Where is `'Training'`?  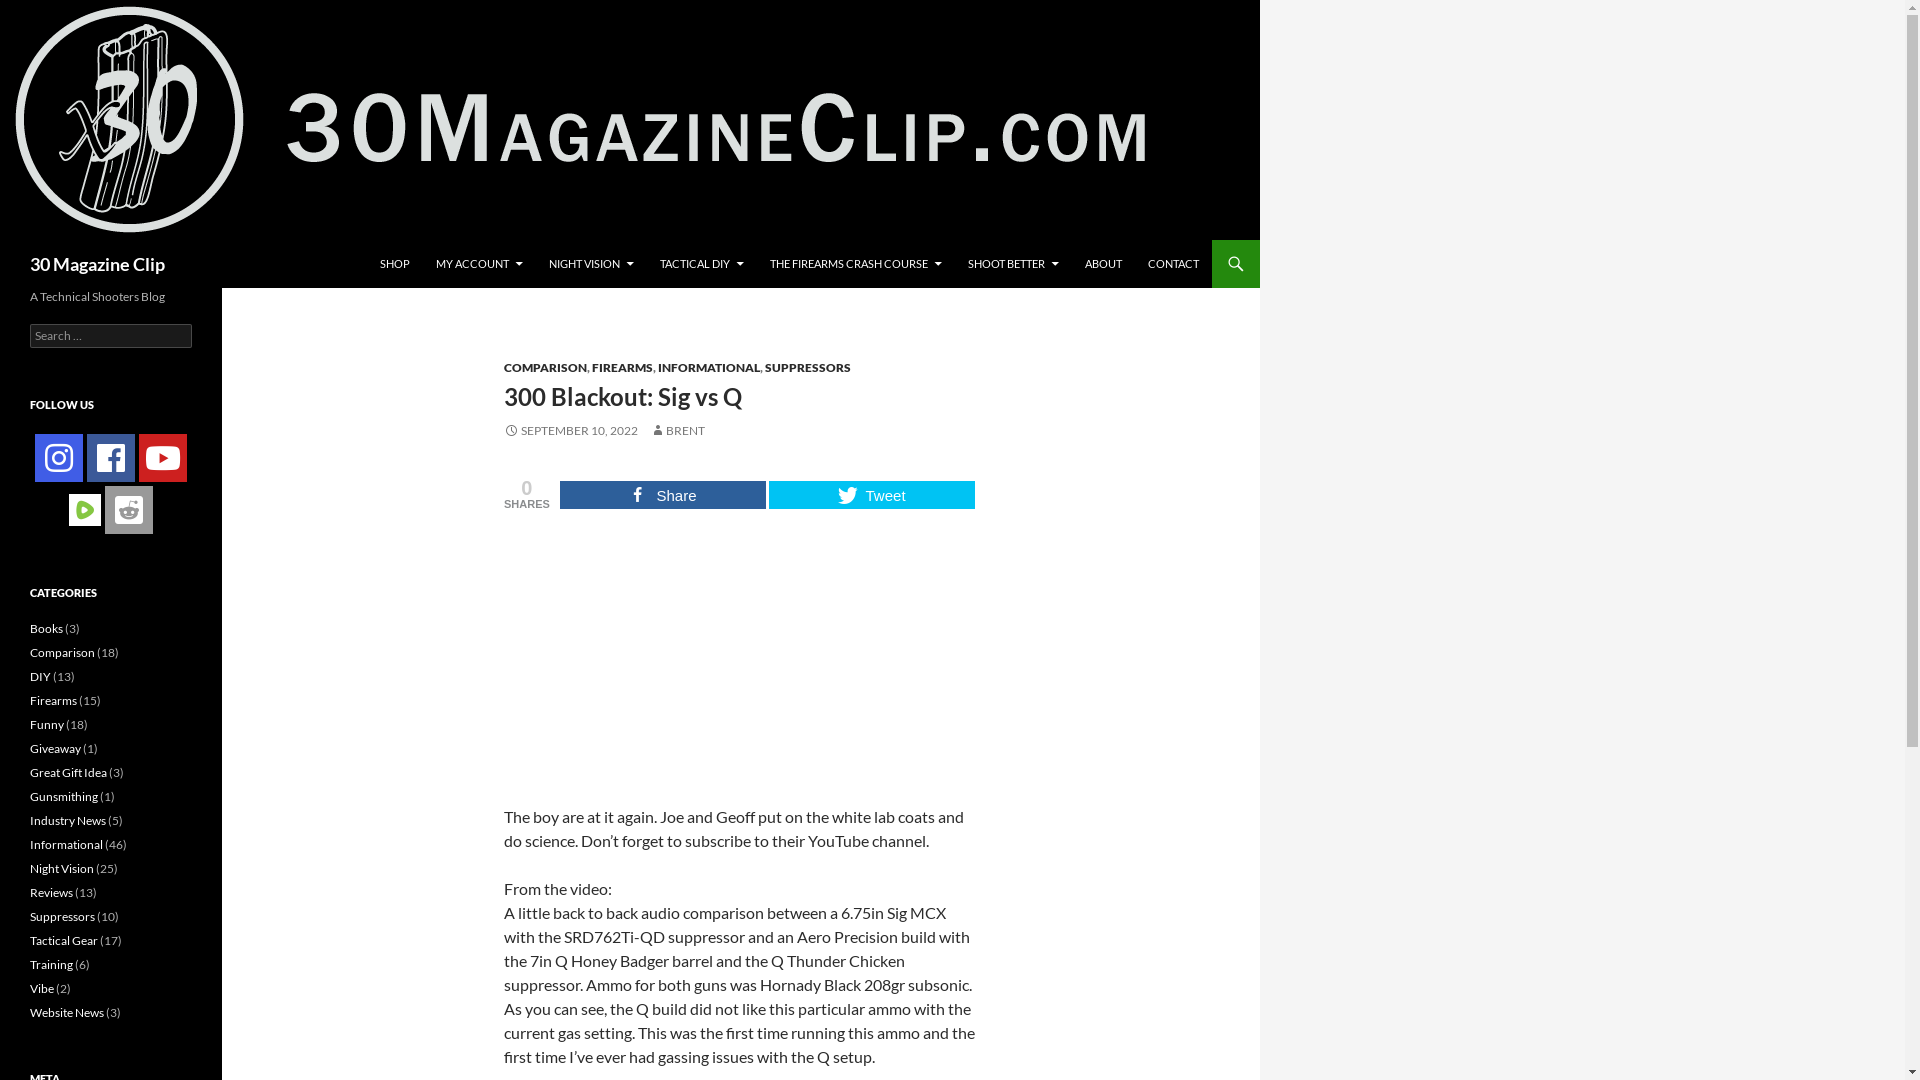
'Training' is located at coordinates (51, 963).